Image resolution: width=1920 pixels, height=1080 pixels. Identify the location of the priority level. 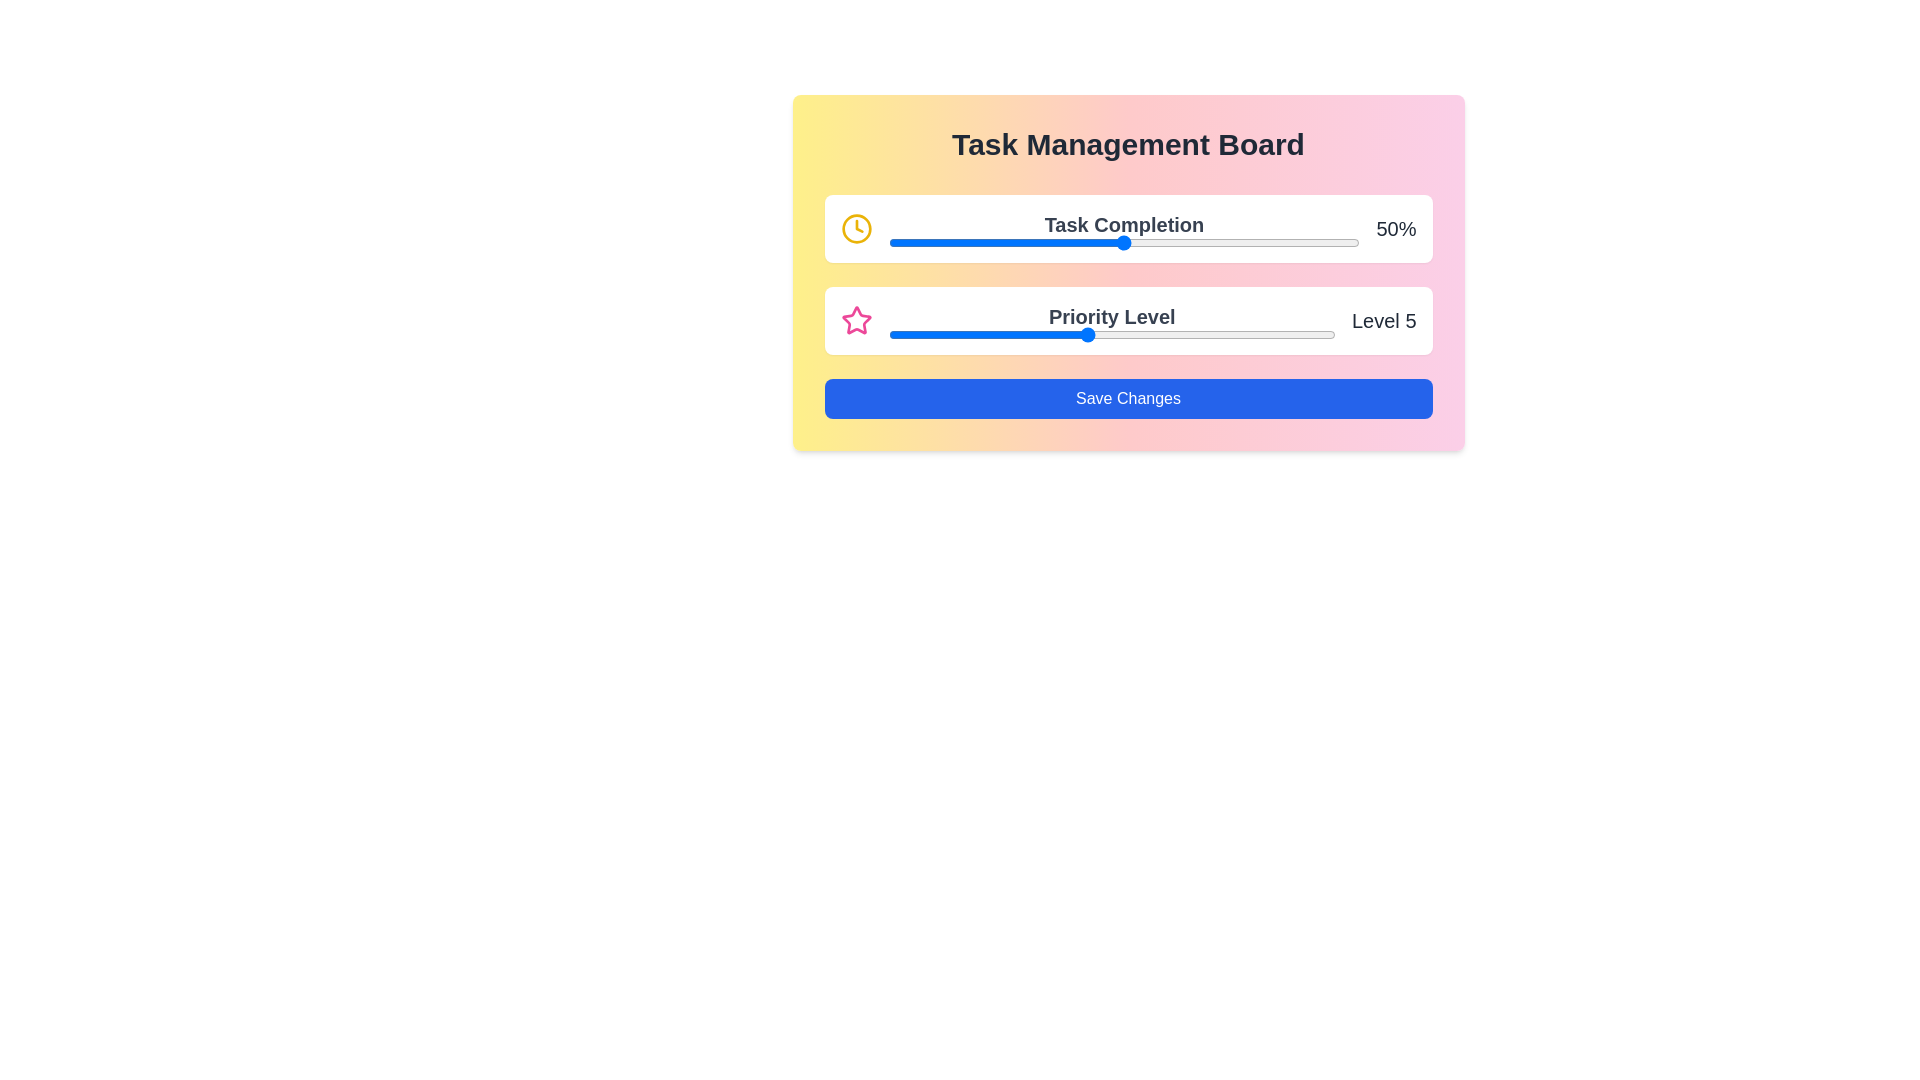
(1137, 334).